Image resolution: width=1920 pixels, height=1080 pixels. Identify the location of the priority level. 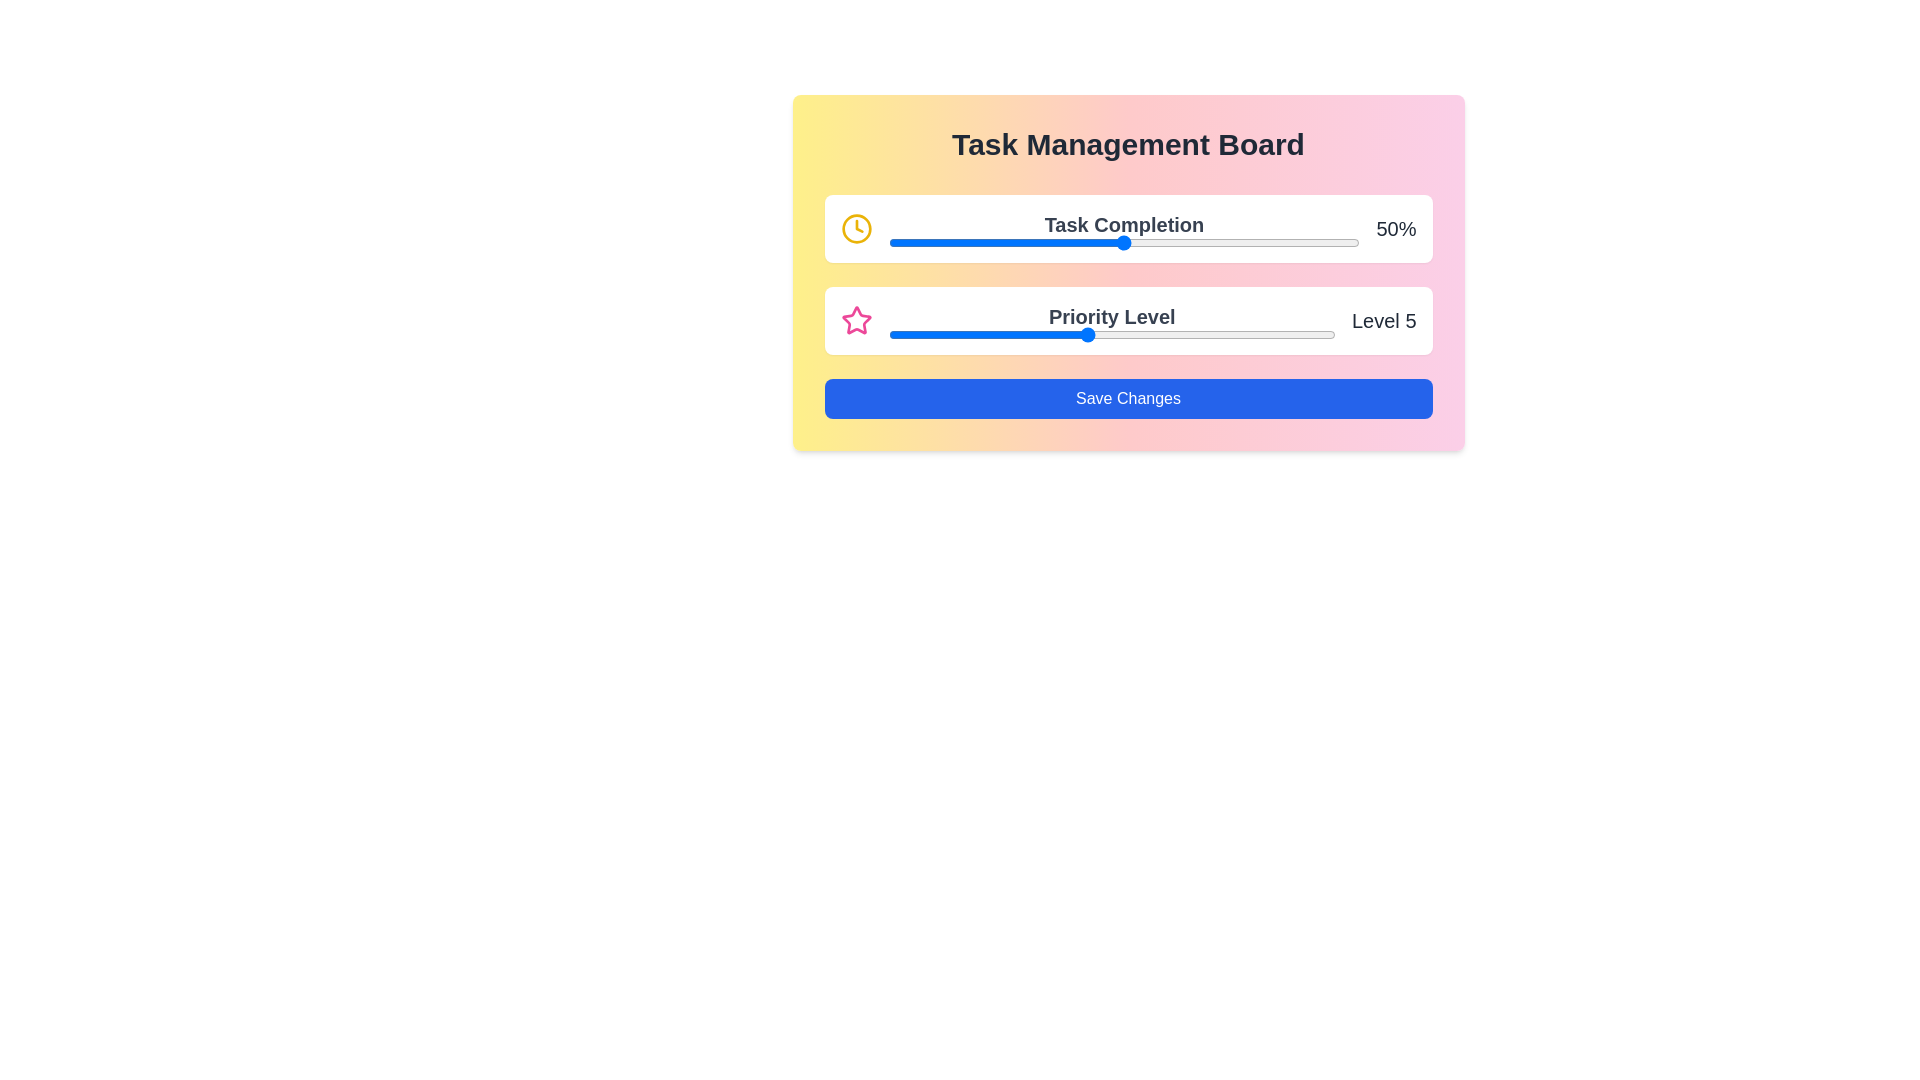
(1137, 334).